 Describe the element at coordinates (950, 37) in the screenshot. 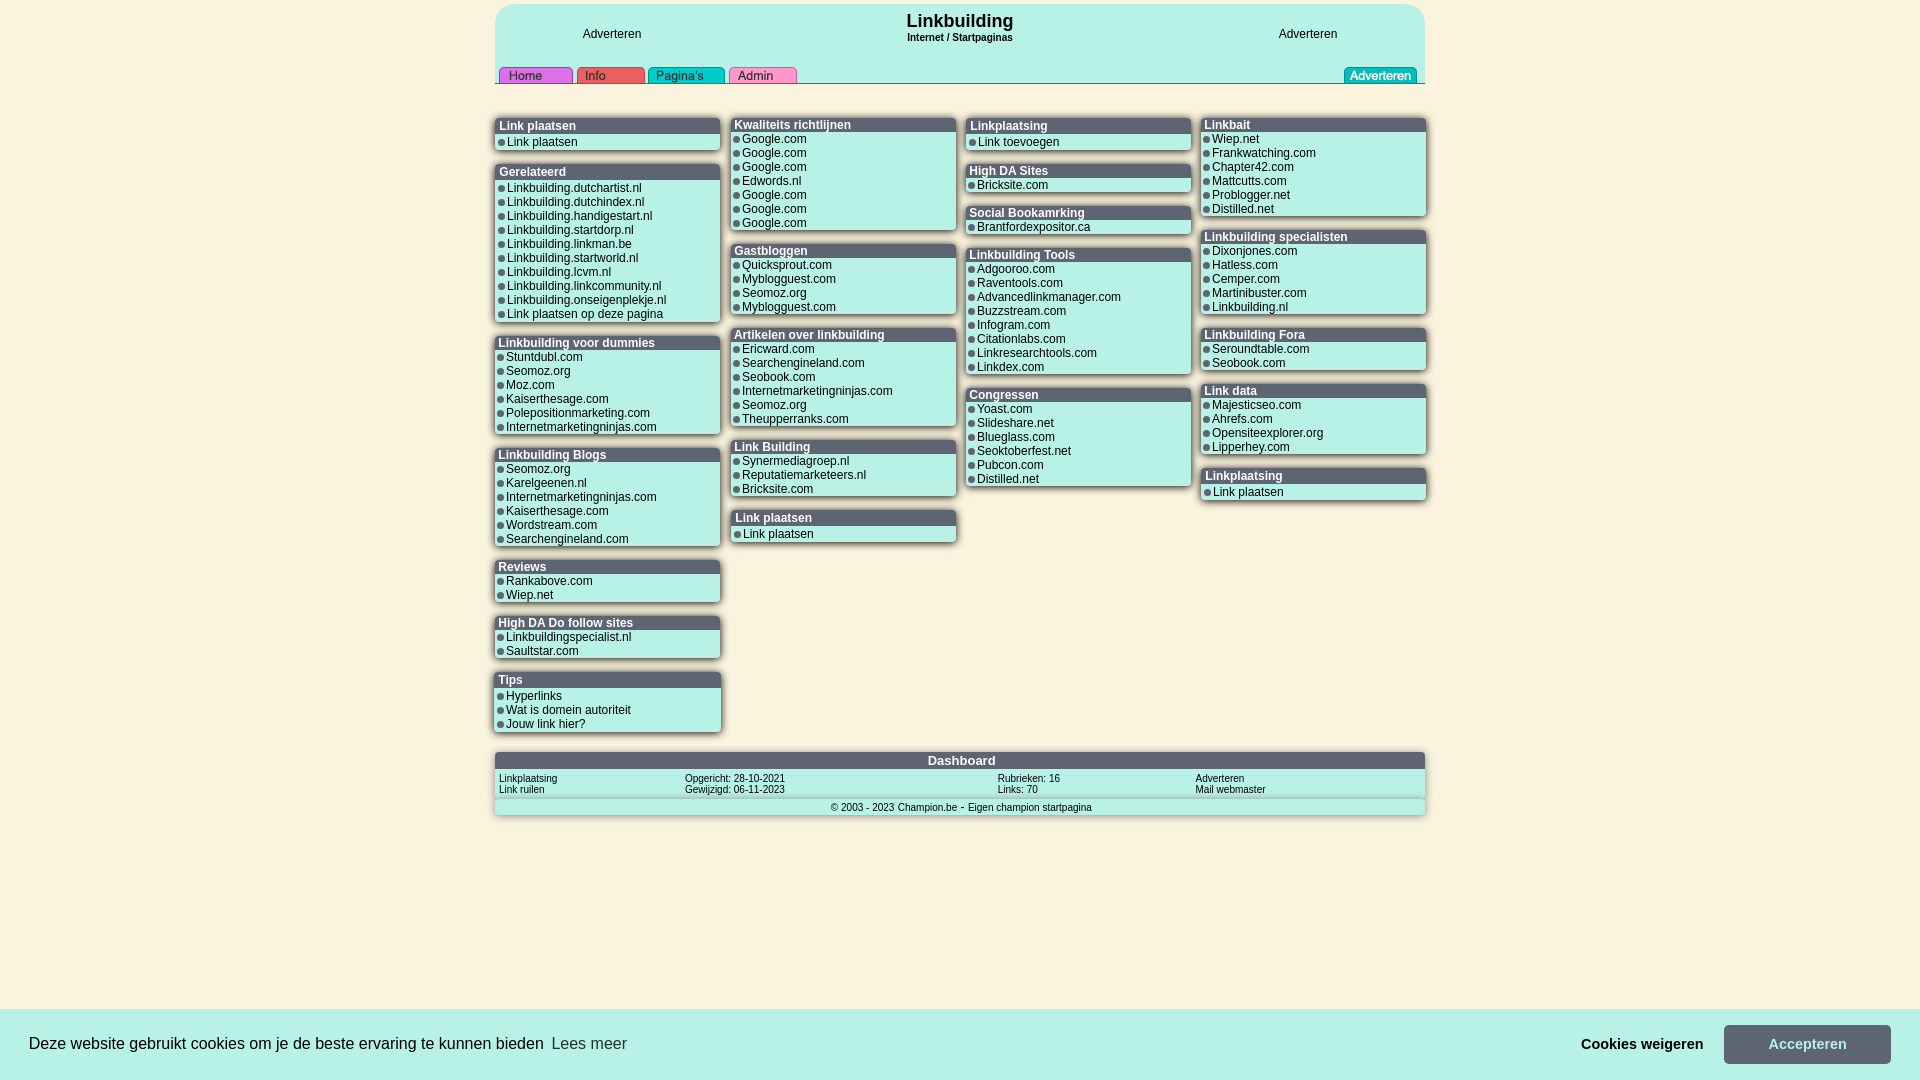

I see `'Startpaginas'` at that location.